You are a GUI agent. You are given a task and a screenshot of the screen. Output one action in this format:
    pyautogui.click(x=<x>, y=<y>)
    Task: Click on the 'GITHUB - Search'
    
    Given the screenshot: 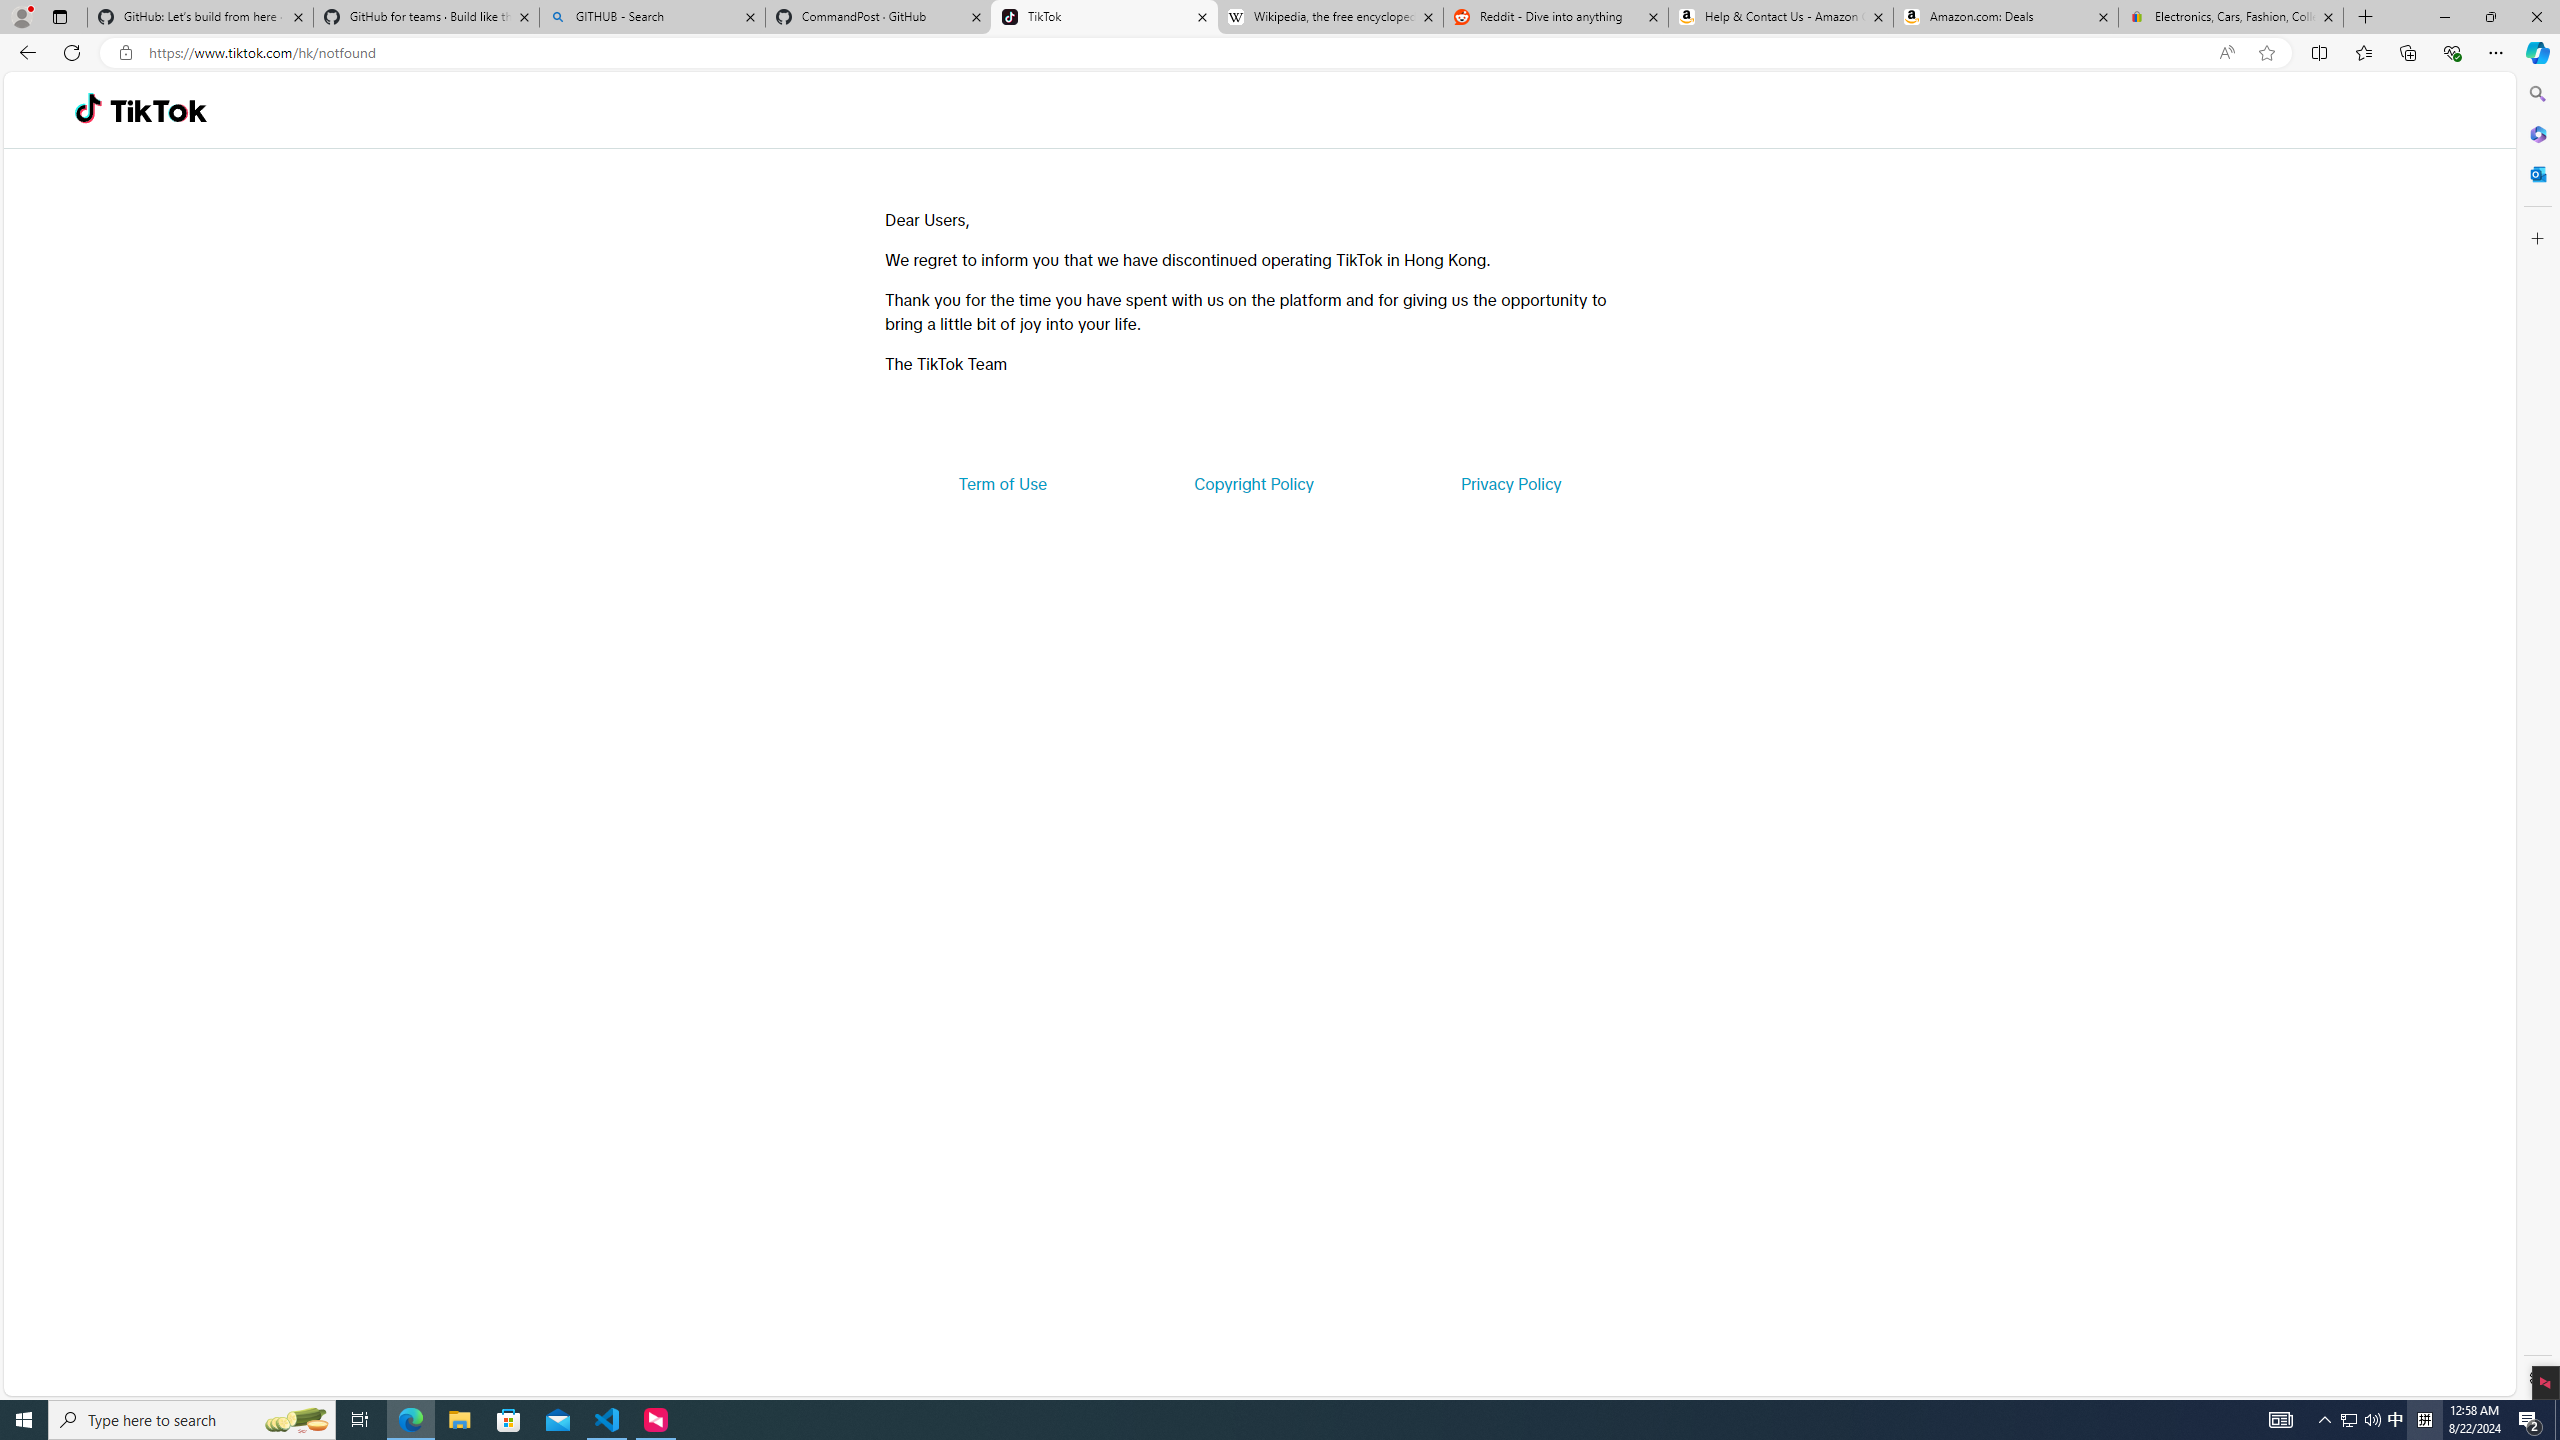 What is the action you would take?
    pyautogui.click(x=651, y=16)
    